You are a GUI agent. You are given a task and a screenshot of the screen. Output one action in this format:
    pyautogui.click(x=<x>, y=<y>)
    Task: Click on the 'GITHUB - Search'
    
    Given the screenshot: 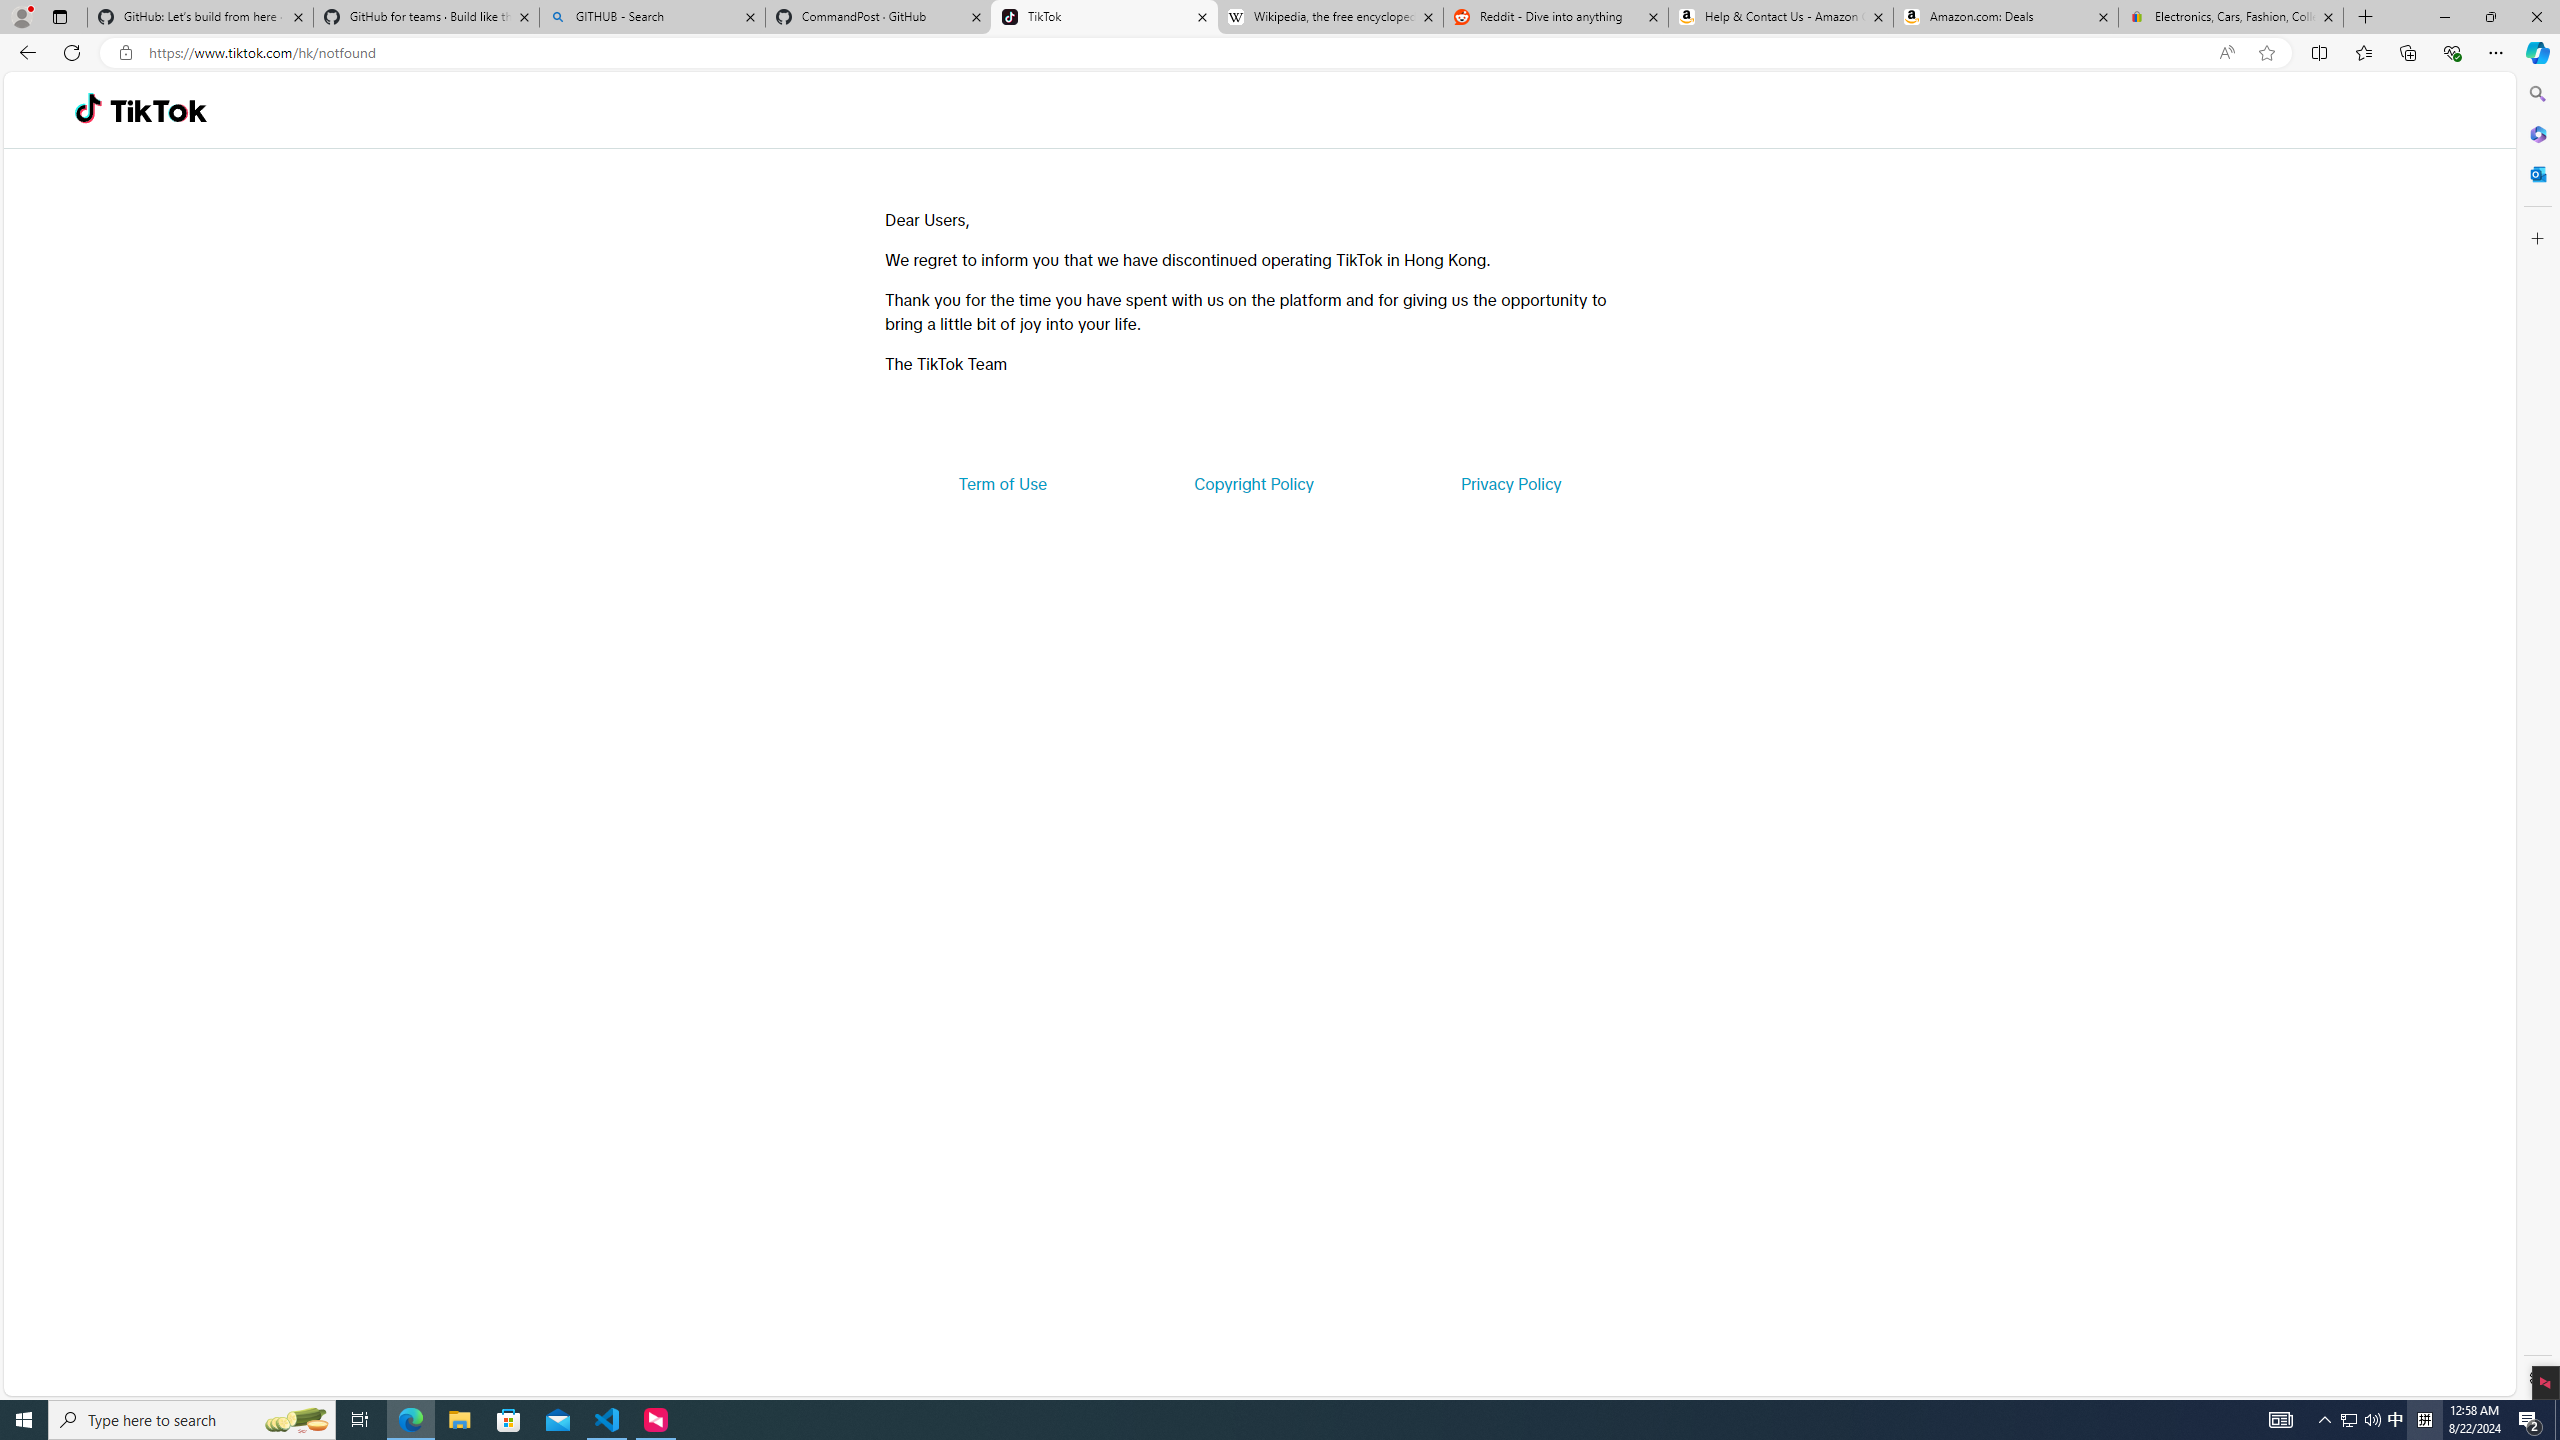 What is the action you would take?
    pyautogui.click(x=651, y=16)
    